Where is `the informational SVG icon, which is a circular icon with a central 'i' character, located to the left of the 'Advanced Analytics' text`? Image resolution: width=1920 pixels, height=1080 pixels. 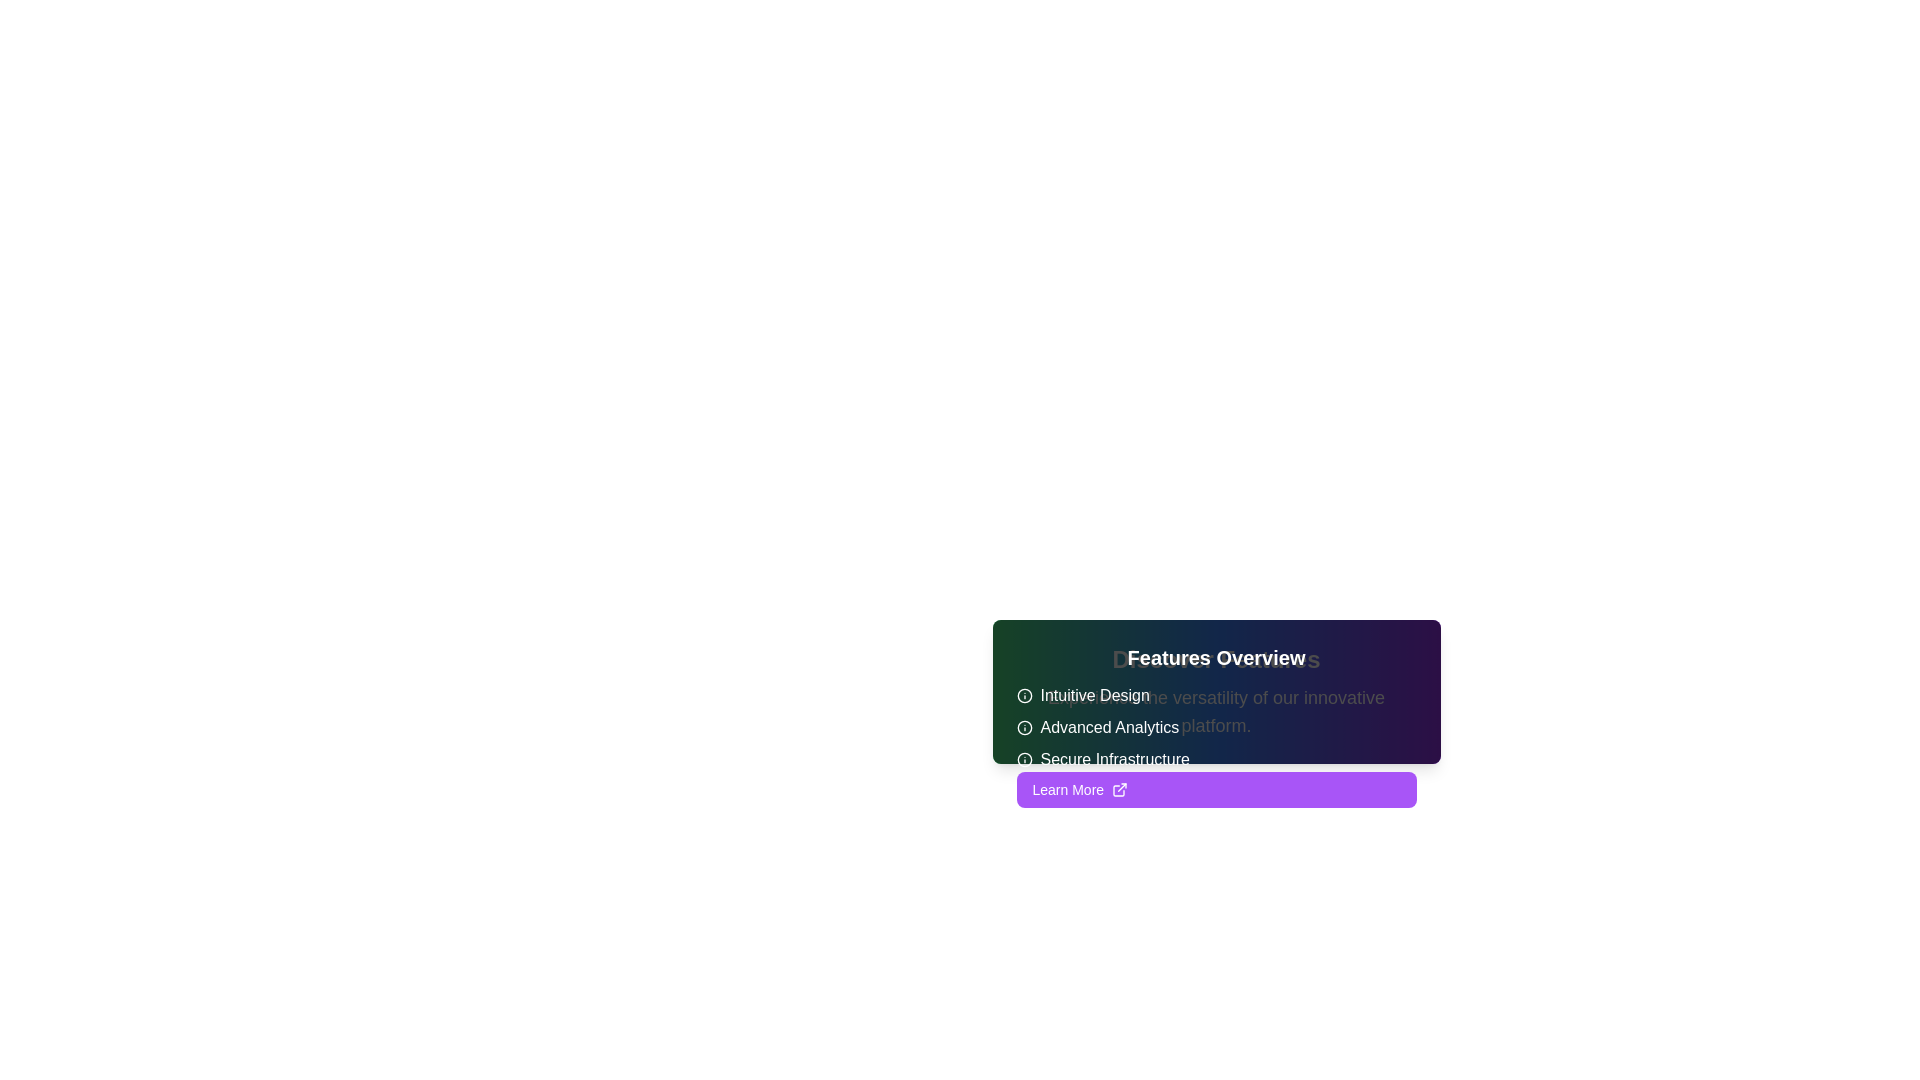
the informational SVG icon, which is a circular icon with a central 'i' character, located to the left of the 'Advanced Analytics' text is located at coordinates (1024, 728).